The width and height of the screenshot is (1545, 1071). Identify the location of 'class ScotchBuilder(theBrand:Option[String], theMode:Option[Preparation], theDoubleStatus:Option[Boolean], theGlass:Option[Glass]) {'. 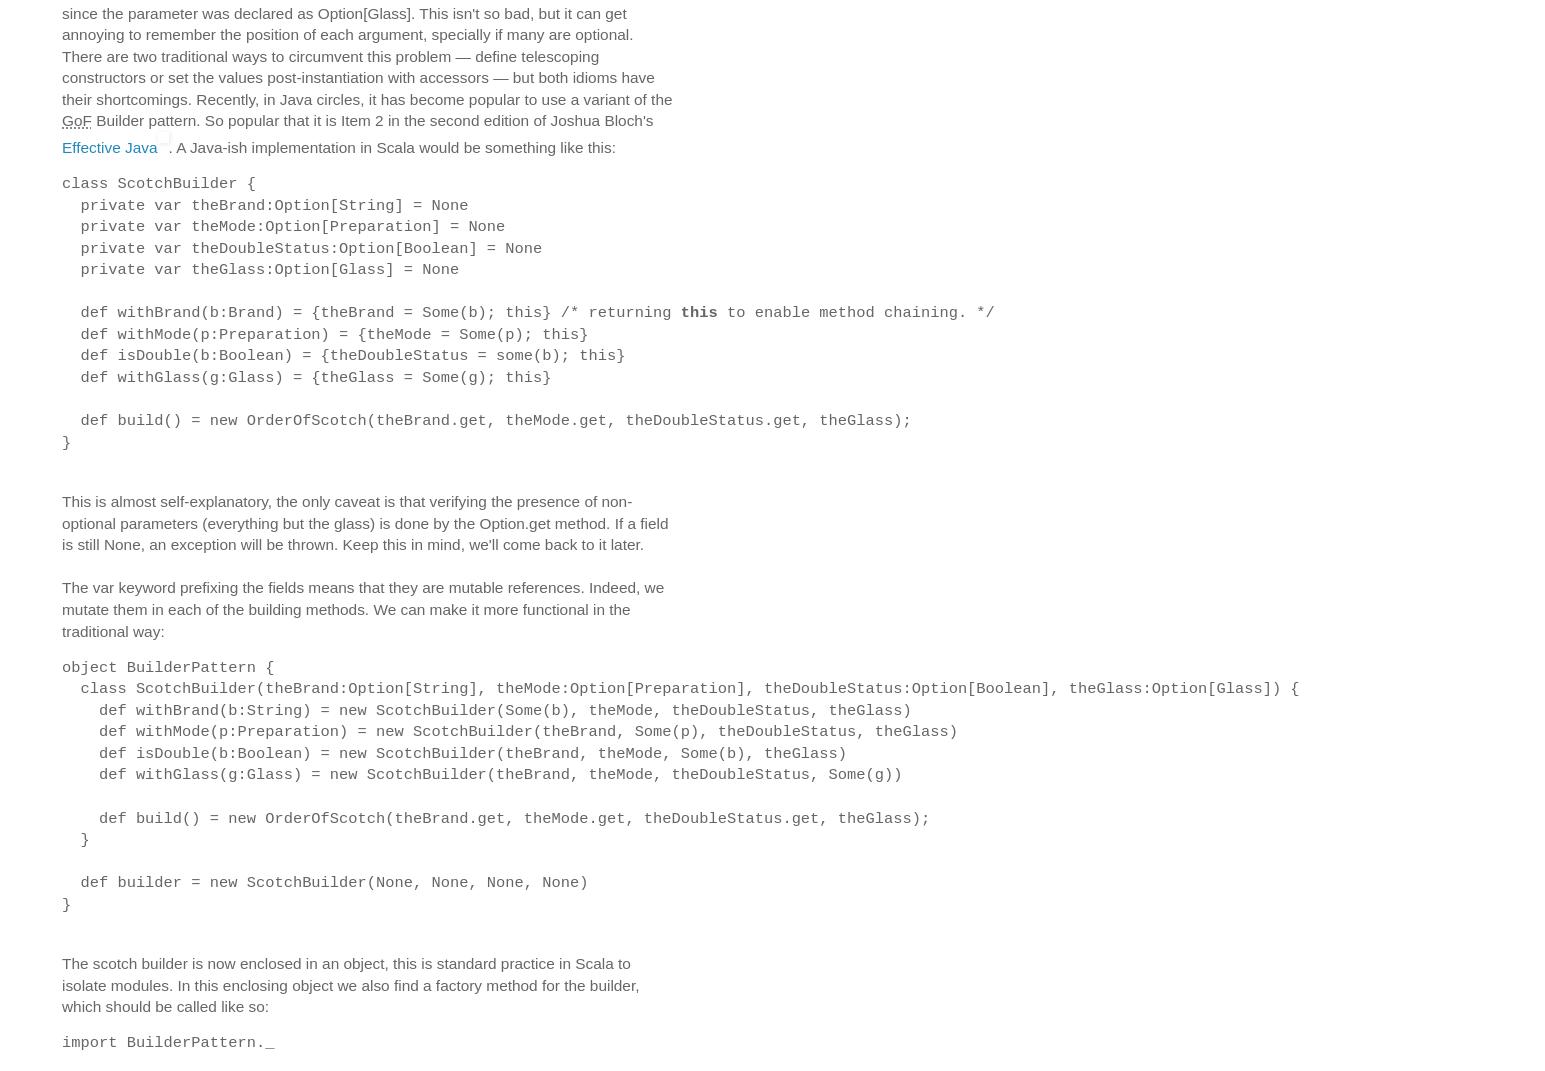
(679, 687).